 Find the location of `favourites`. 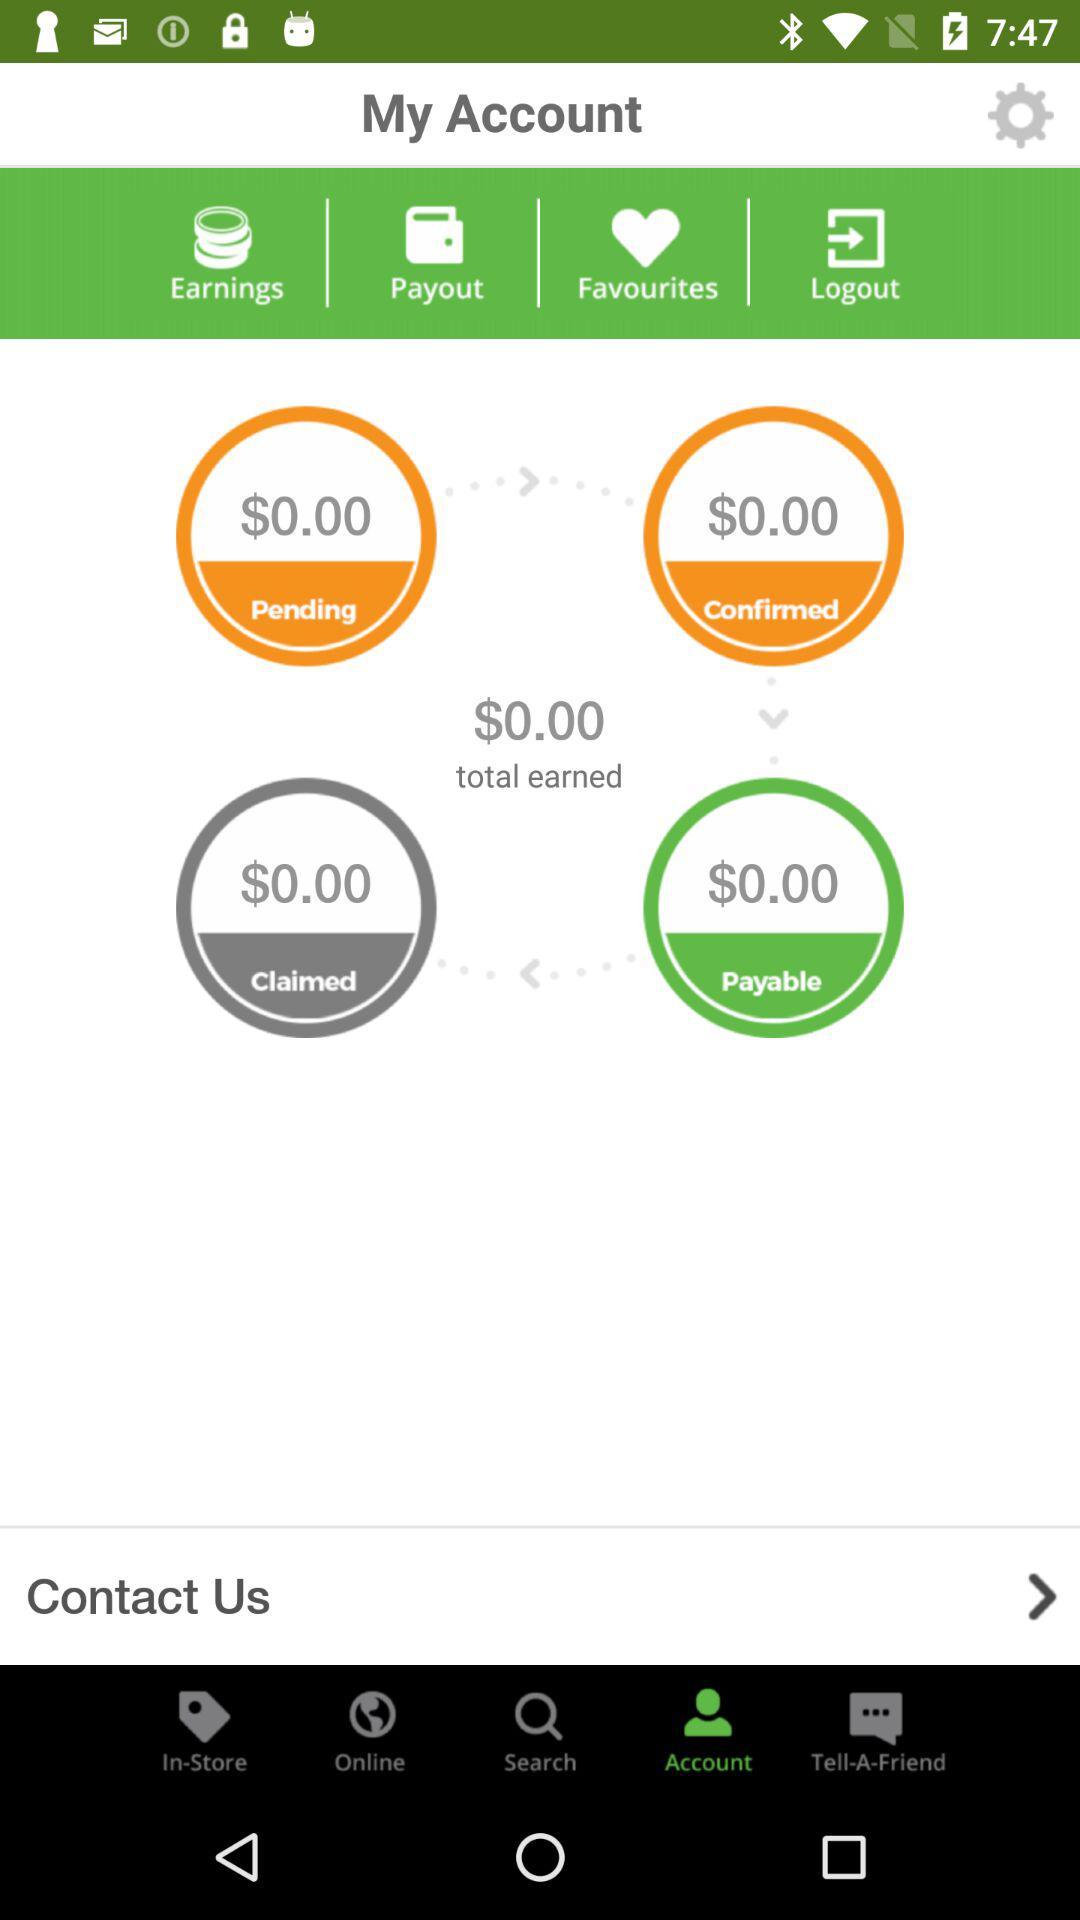

favourites is located at coordinates (644, 252).